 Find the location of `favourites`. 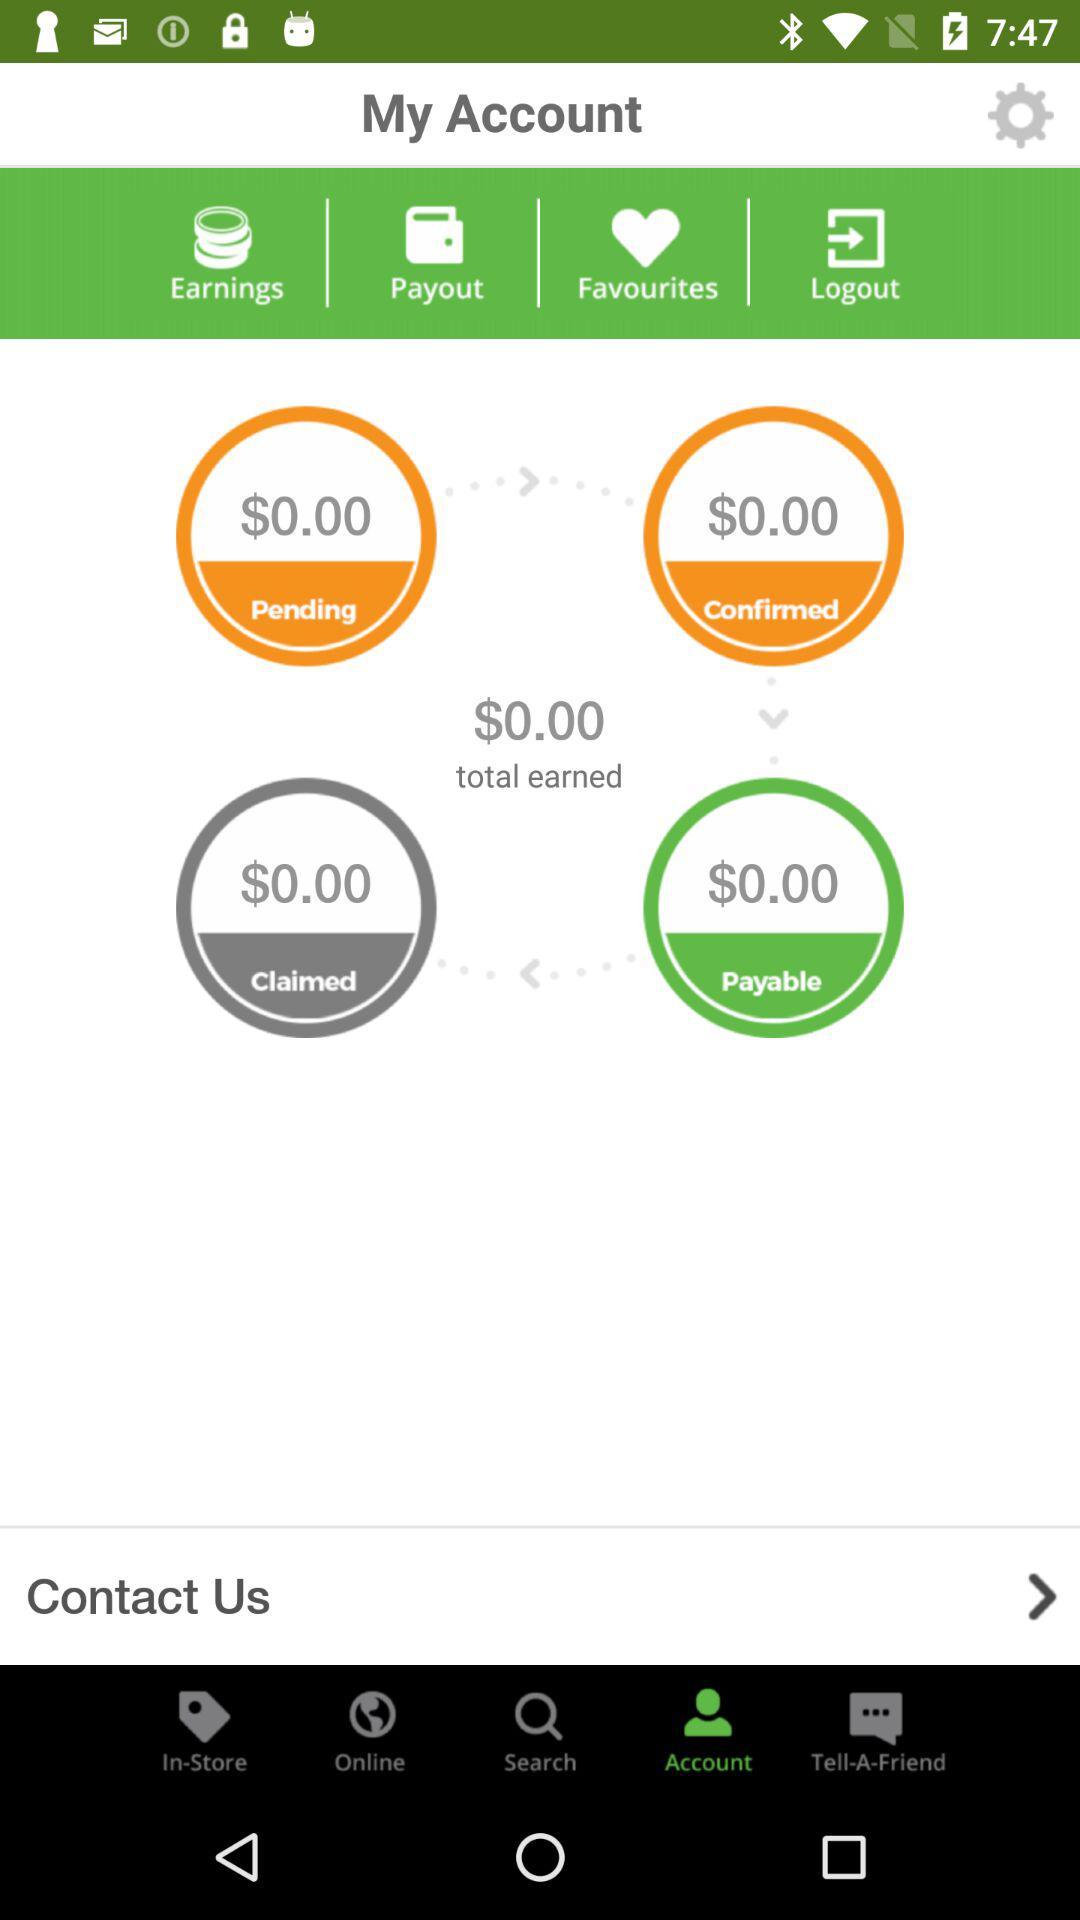

favourites is located at coordinates (644, 252).